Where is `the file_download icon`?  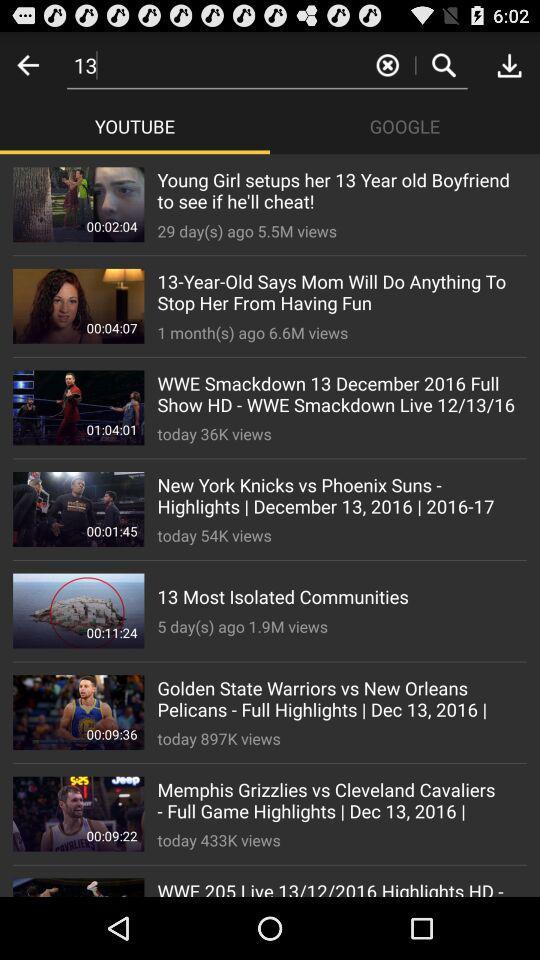
the file_download icon is located at coordinates (509, 69).